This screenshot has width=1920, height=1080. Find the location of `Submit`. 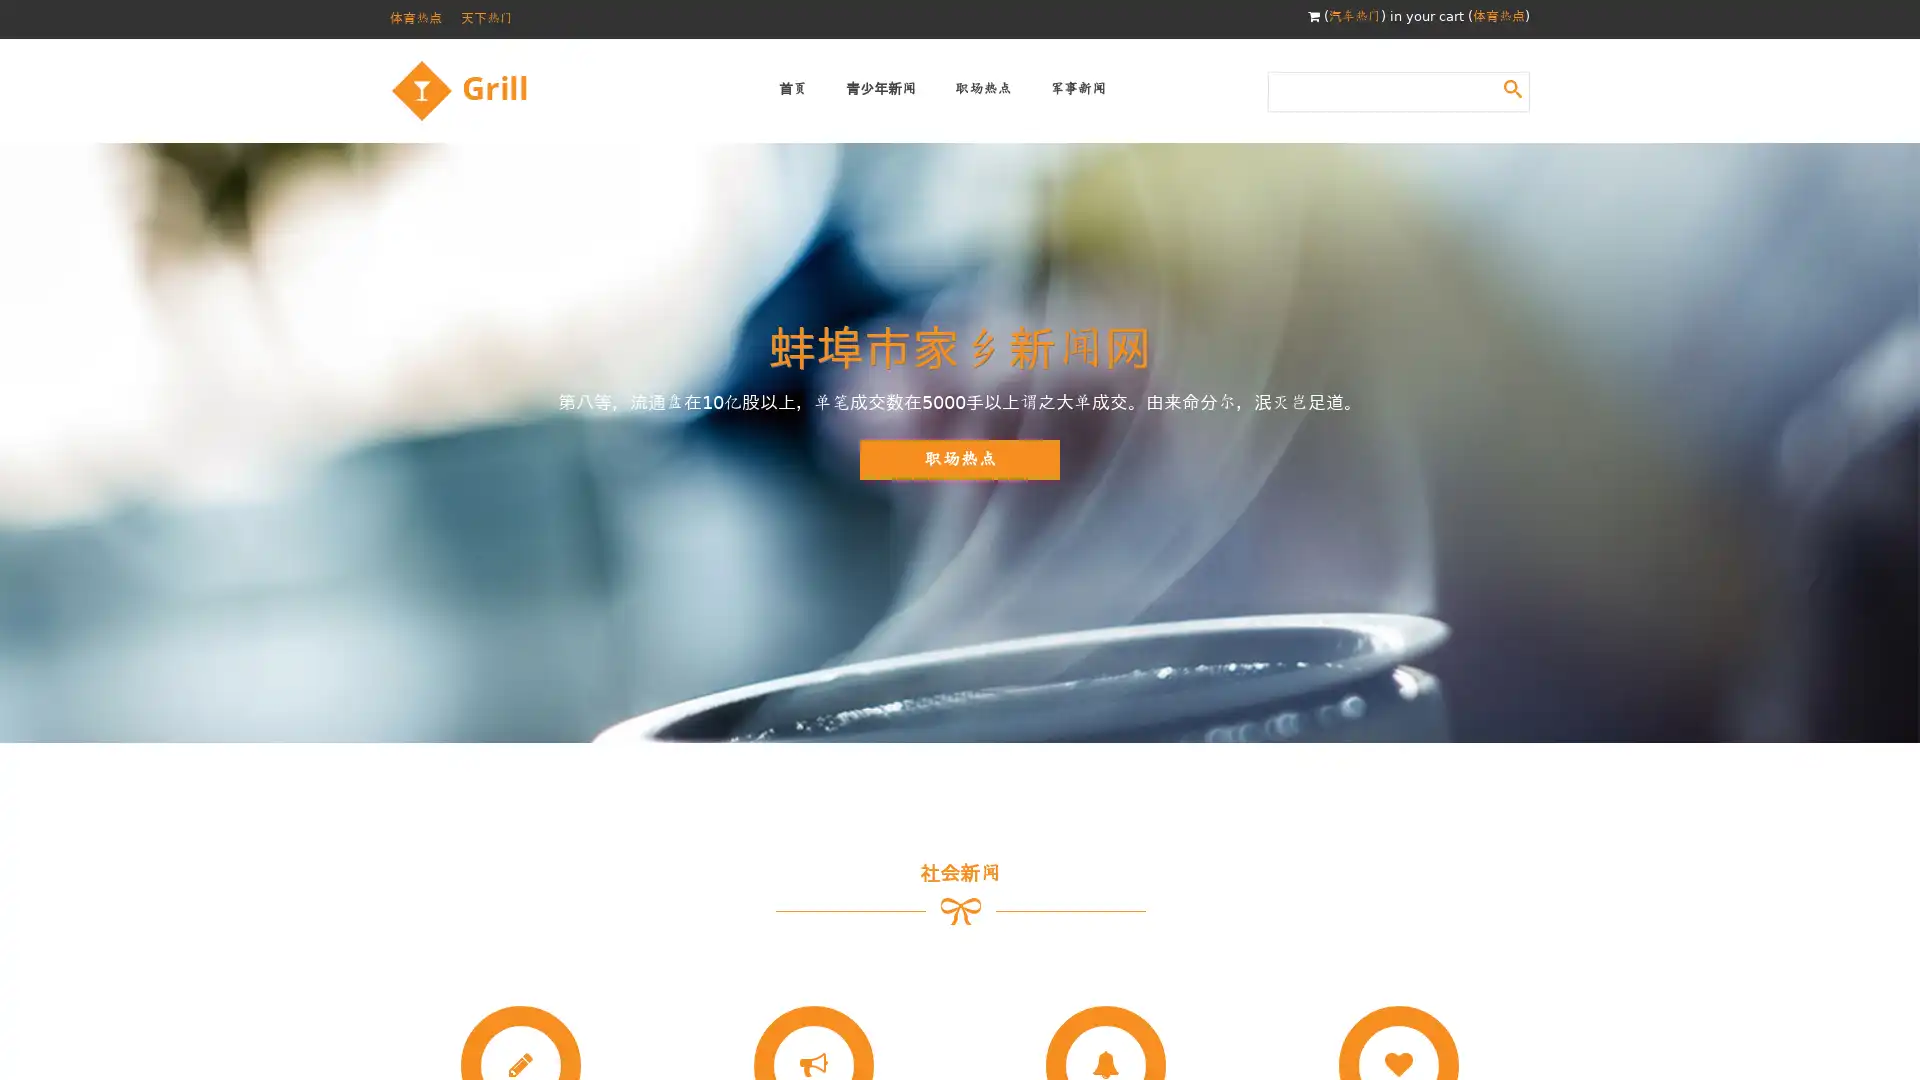

Submit is located at coordinates (1512, 87).